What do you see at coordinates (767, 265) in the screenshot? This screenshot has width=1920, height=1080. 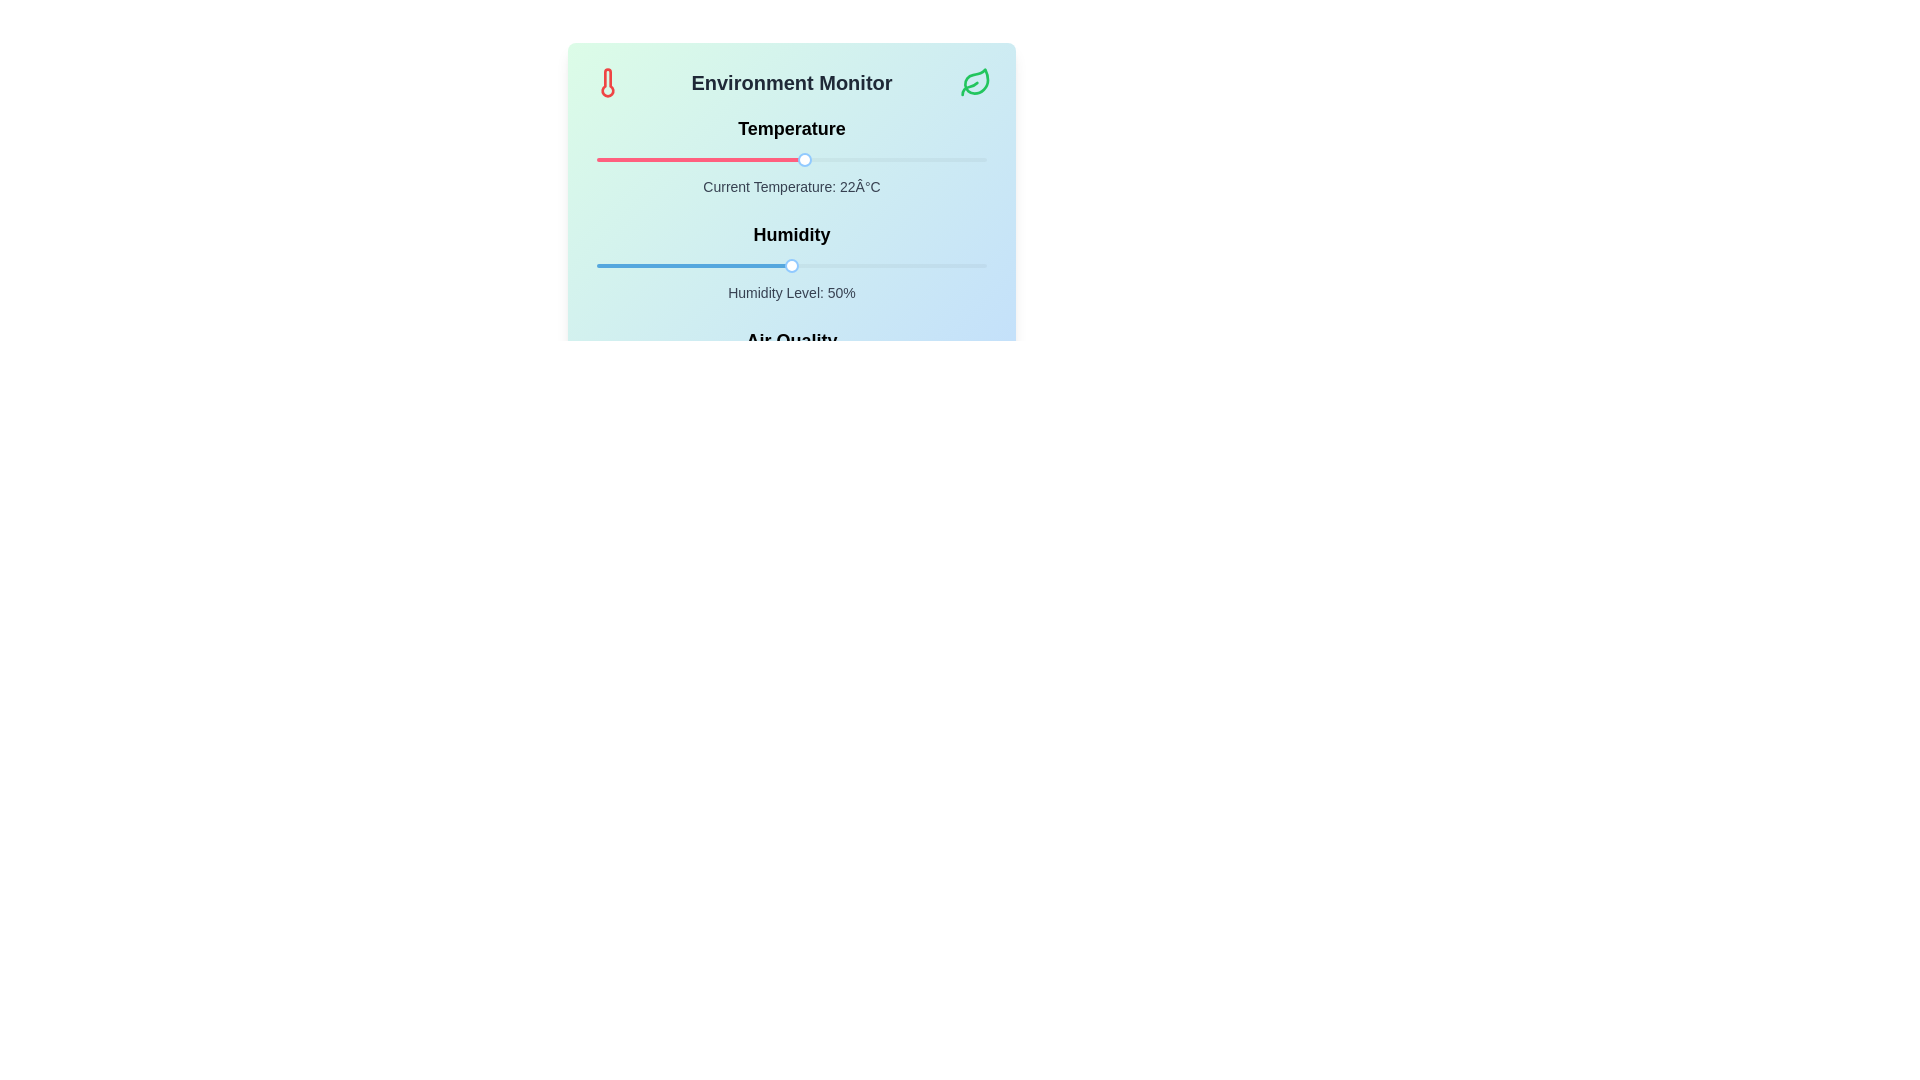 I see `humidity` at bounding box center [767, 265].